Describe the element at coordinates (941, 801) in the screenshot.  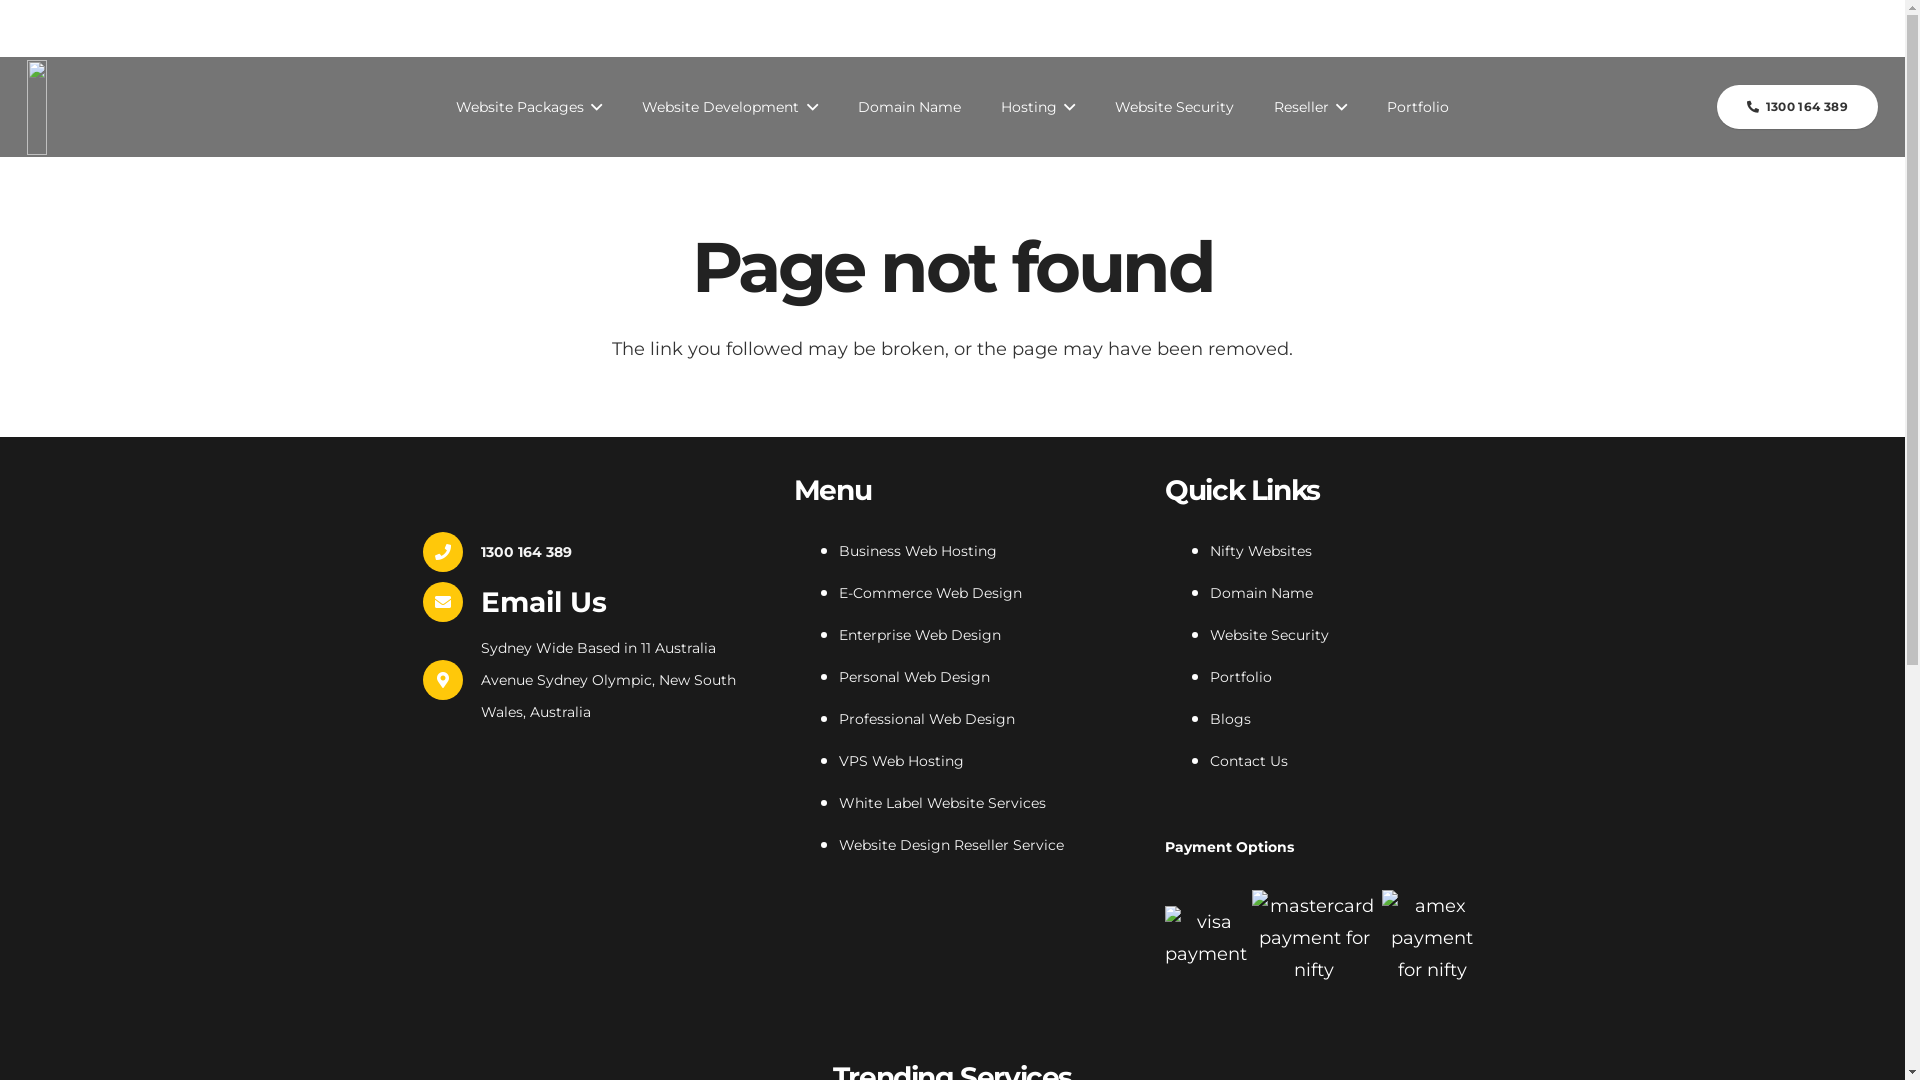
I see `'White Label Website Services'` at that location.